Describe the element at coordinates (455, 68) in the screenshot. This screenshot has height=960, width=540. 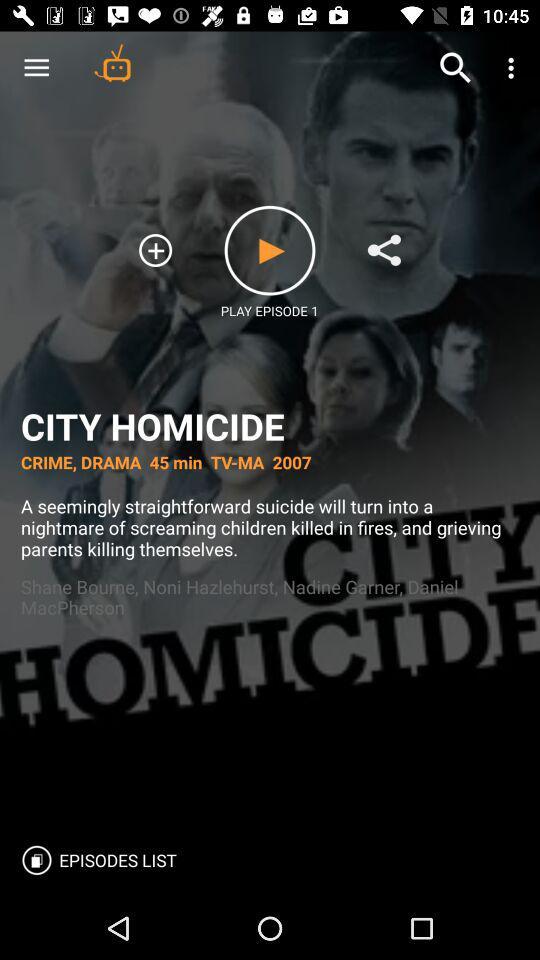
I see `icon above the city homicide item` at that location.